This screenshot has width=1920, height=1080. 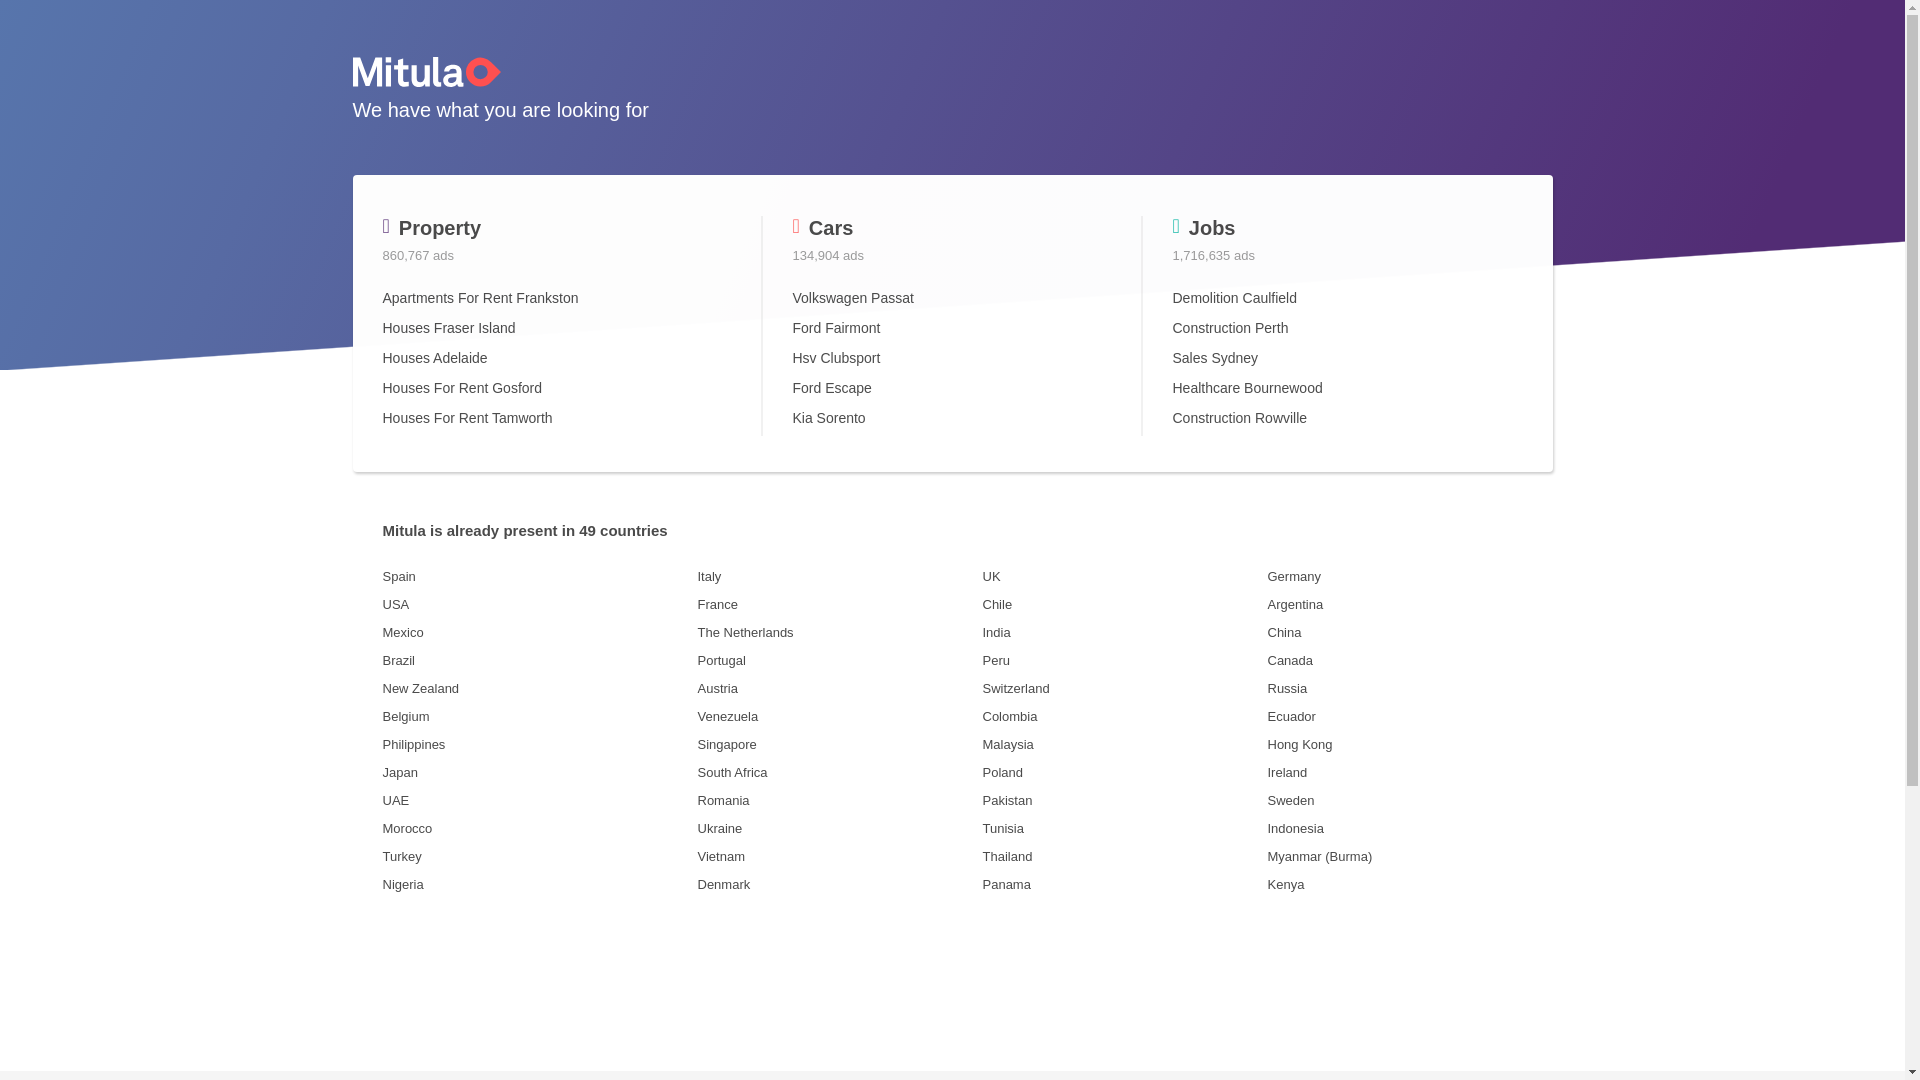 What do you see at coordinates (825, 744) in the screenshot?
I see `'Singapore'` at bounding box center [825, 744].